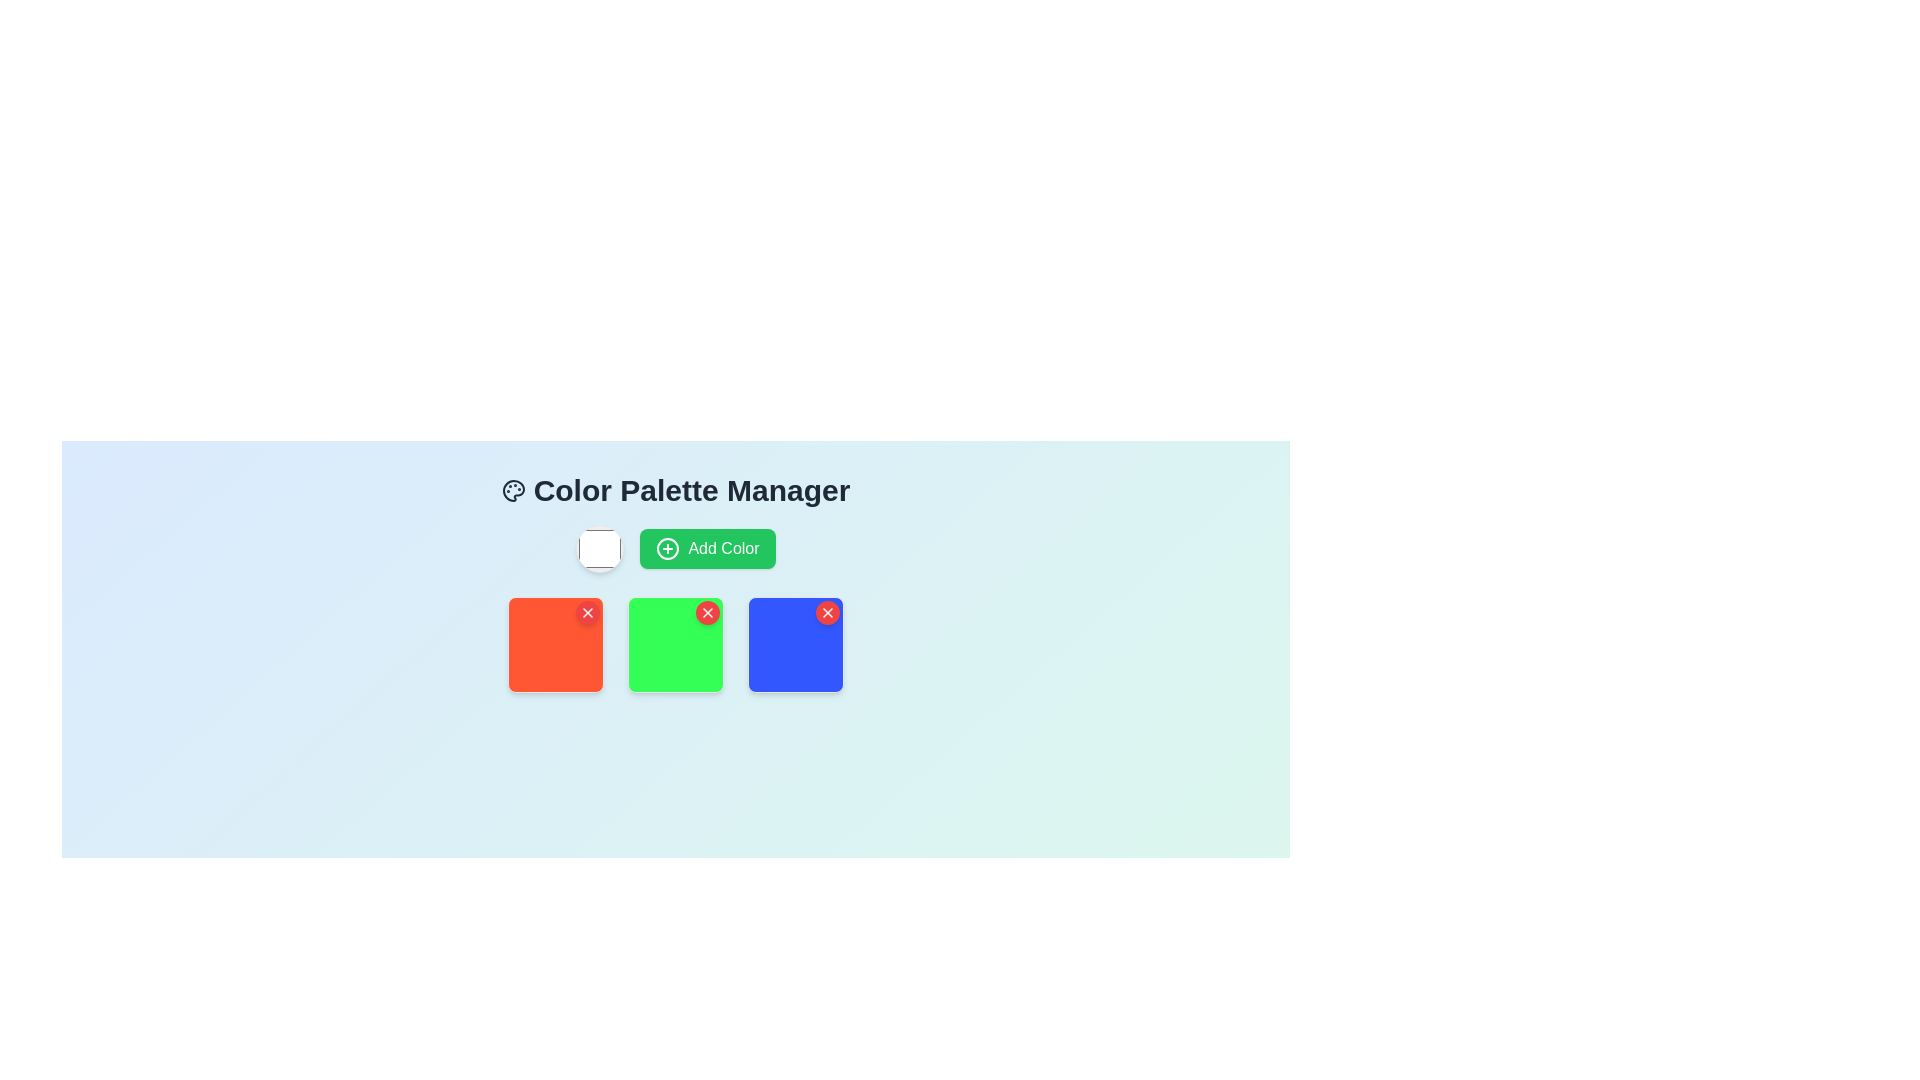 The image size is (1920, 1080). I want to click on the circular red button located at the top-right corner of the blue card in the 'Color Palette Manager', so click(828, 612).